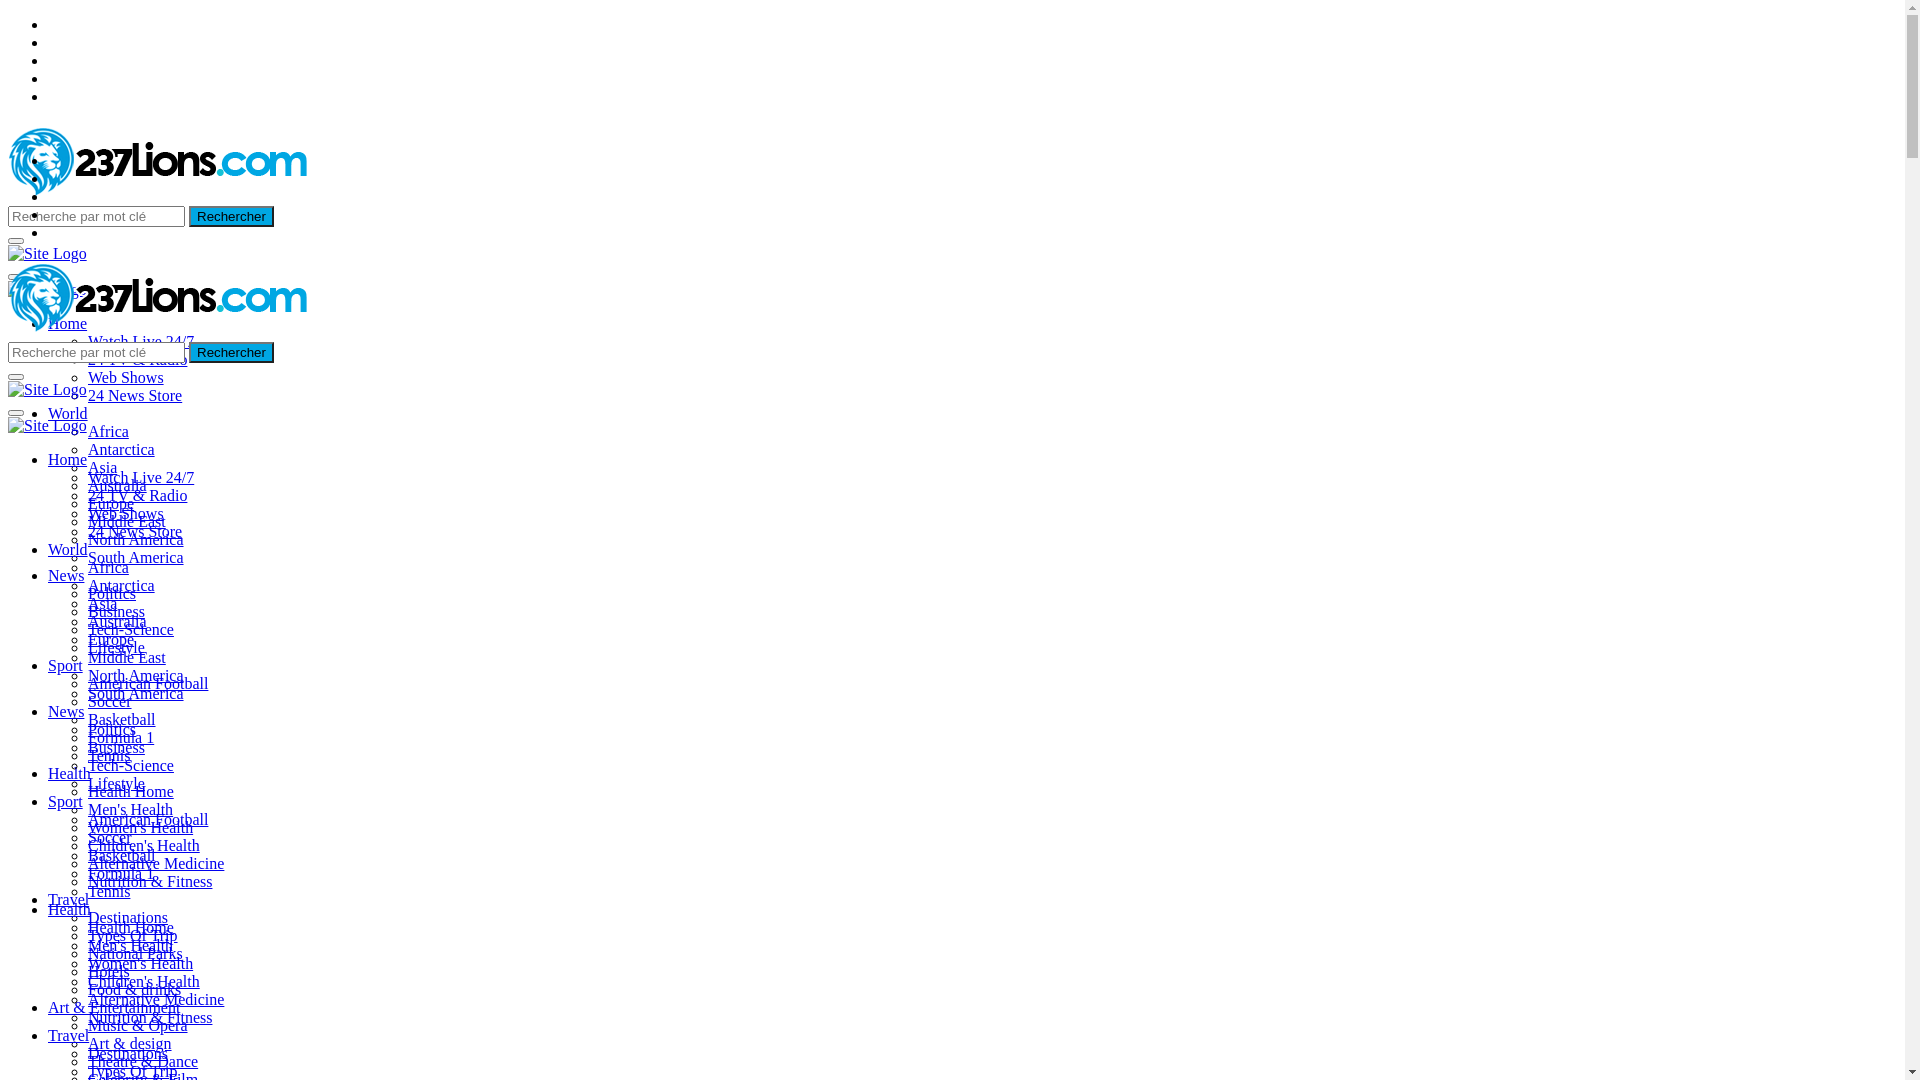  Describe the element at coordinates (129, 808) in the screenshot. I see `'Men's Health'` at that location.